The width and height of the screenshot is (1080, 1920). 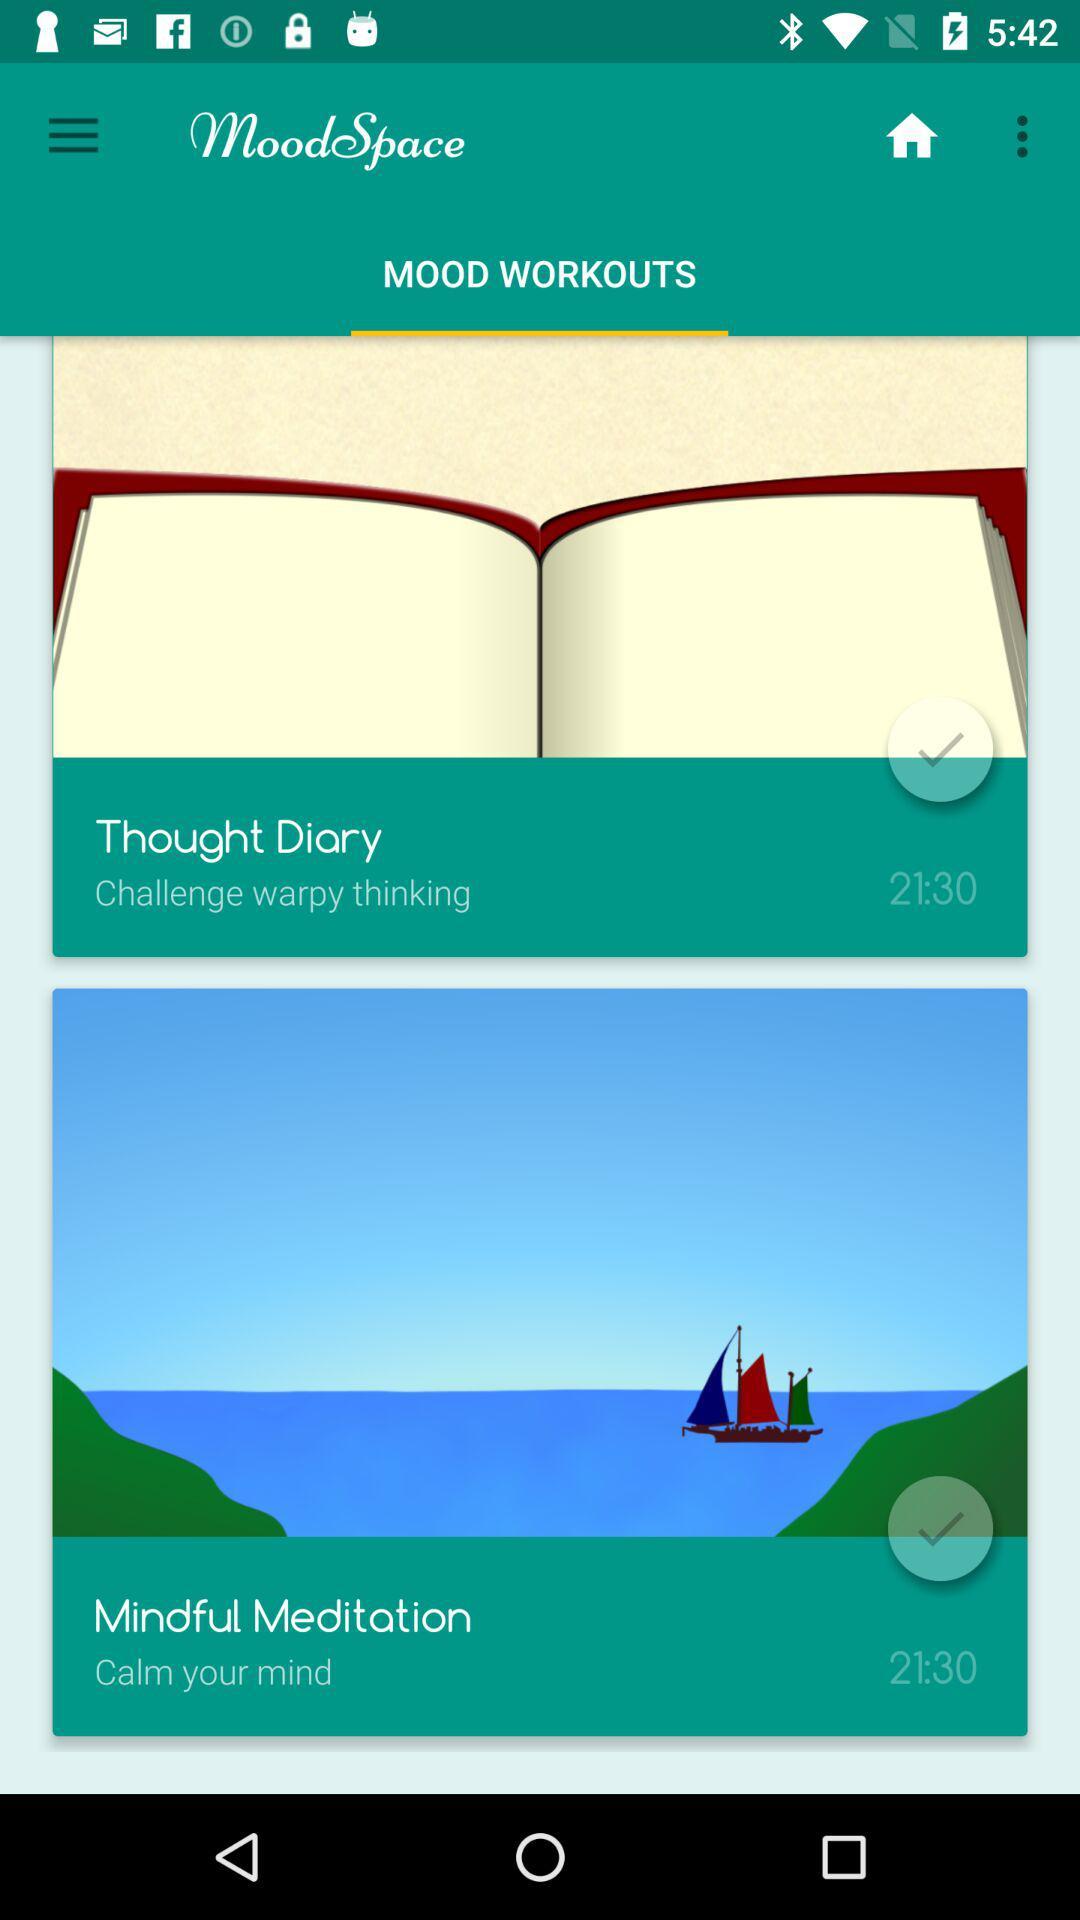 I want to click on the second image, so click(x=540, y=1261).